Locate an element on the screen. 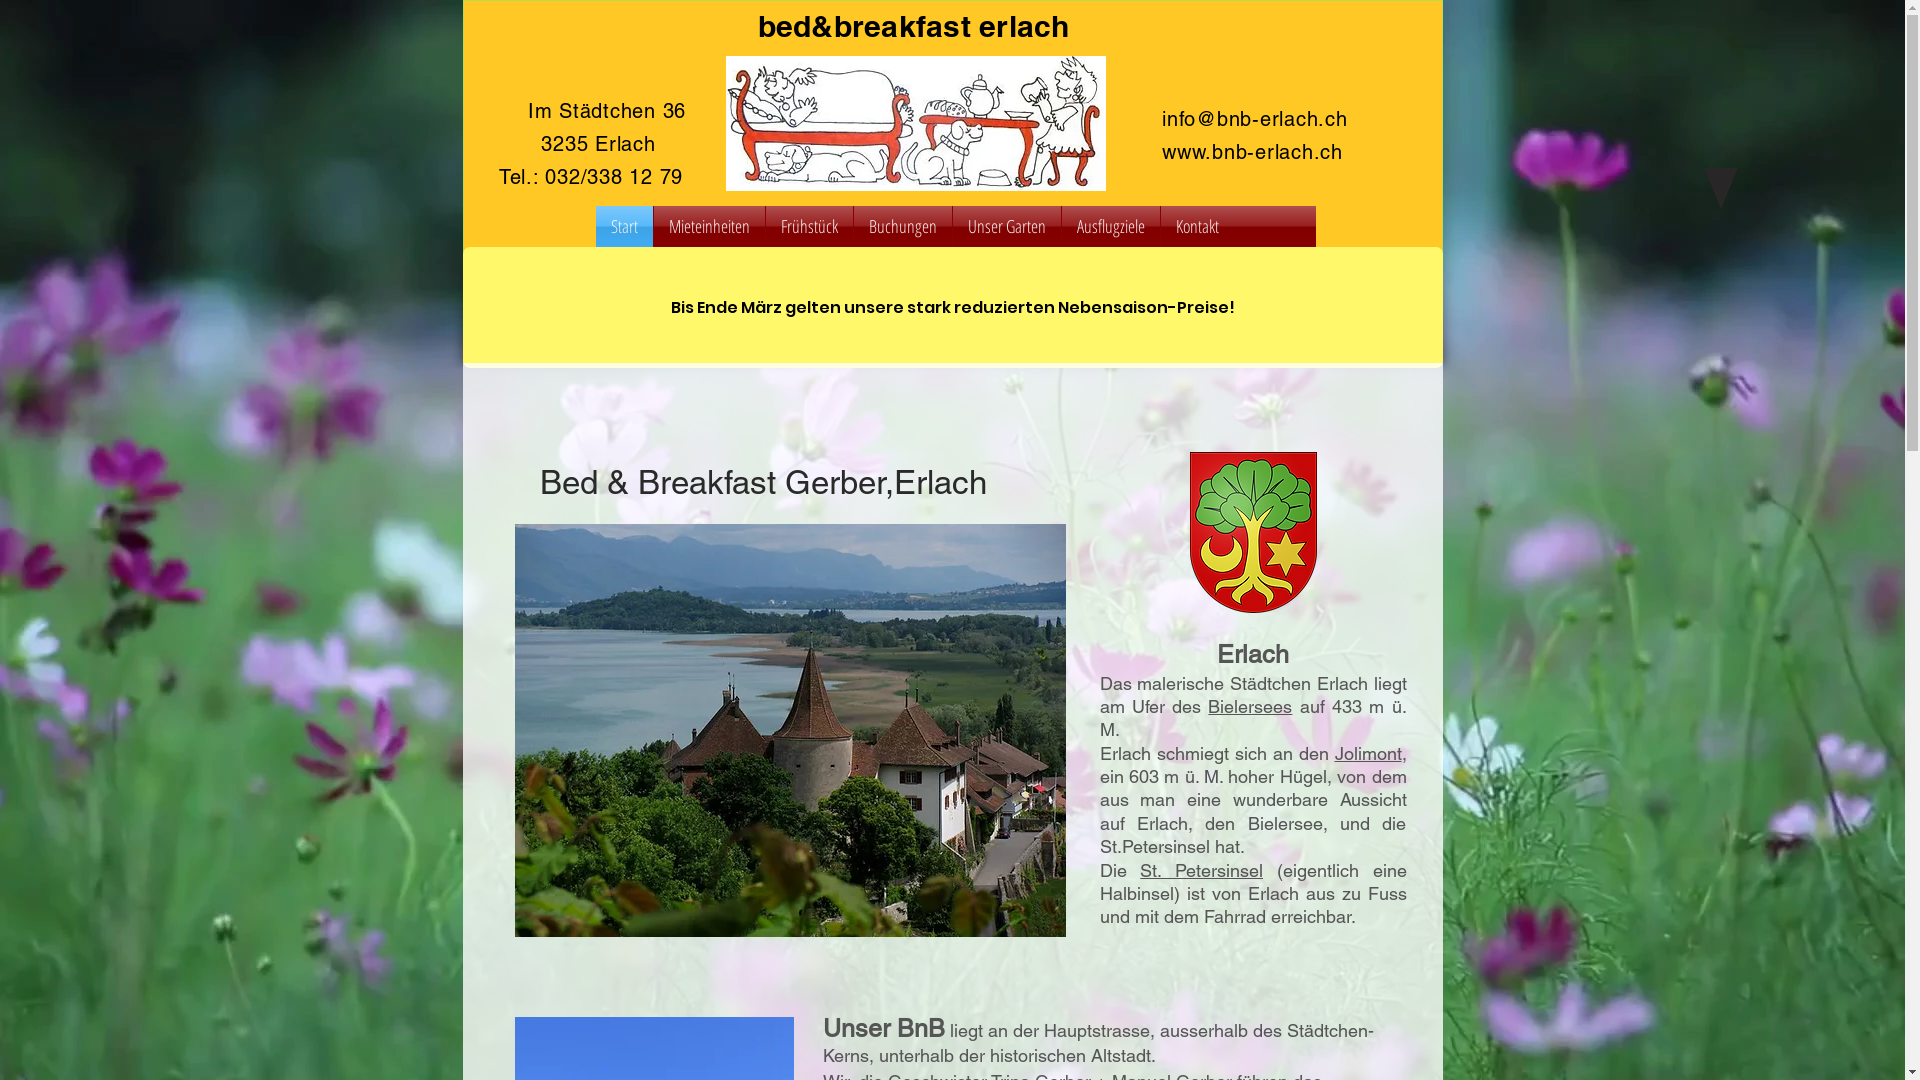  'info@bnb-erlach.ch' is located at coordinates (1253, 119).